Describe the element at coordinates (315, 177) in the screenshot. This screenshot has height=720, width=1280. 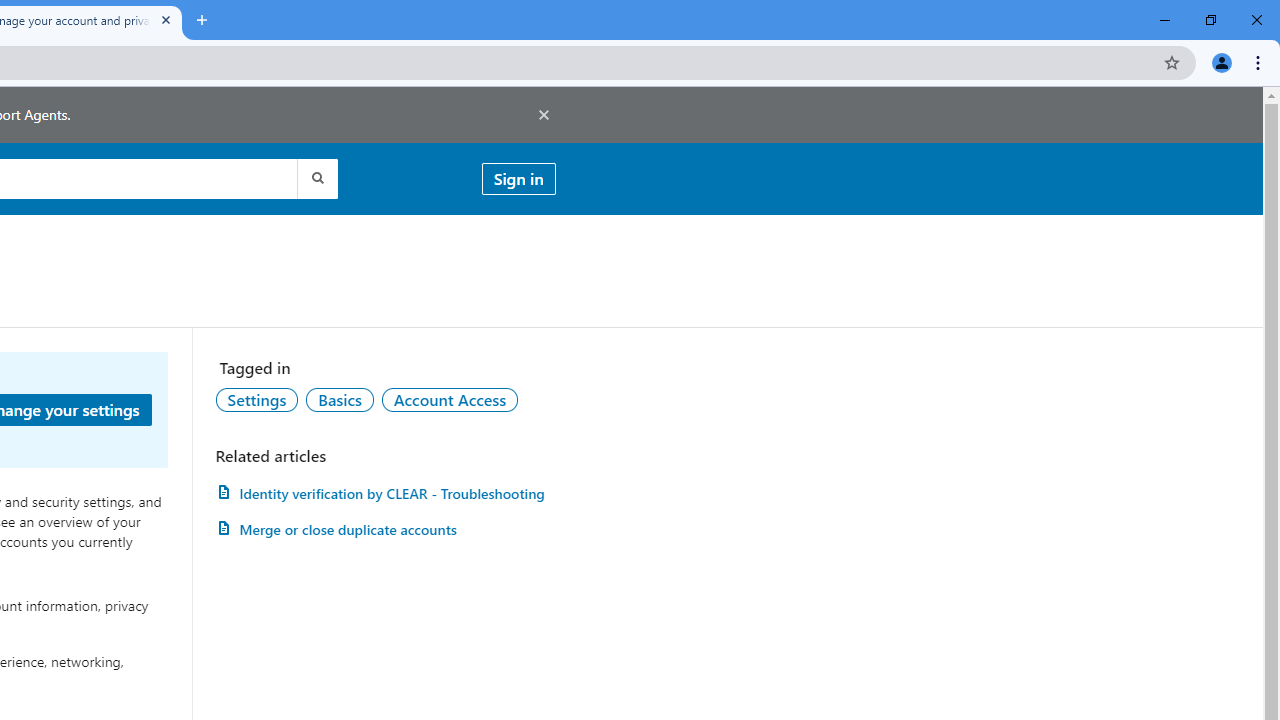
I see `'Submit search'` at that location.